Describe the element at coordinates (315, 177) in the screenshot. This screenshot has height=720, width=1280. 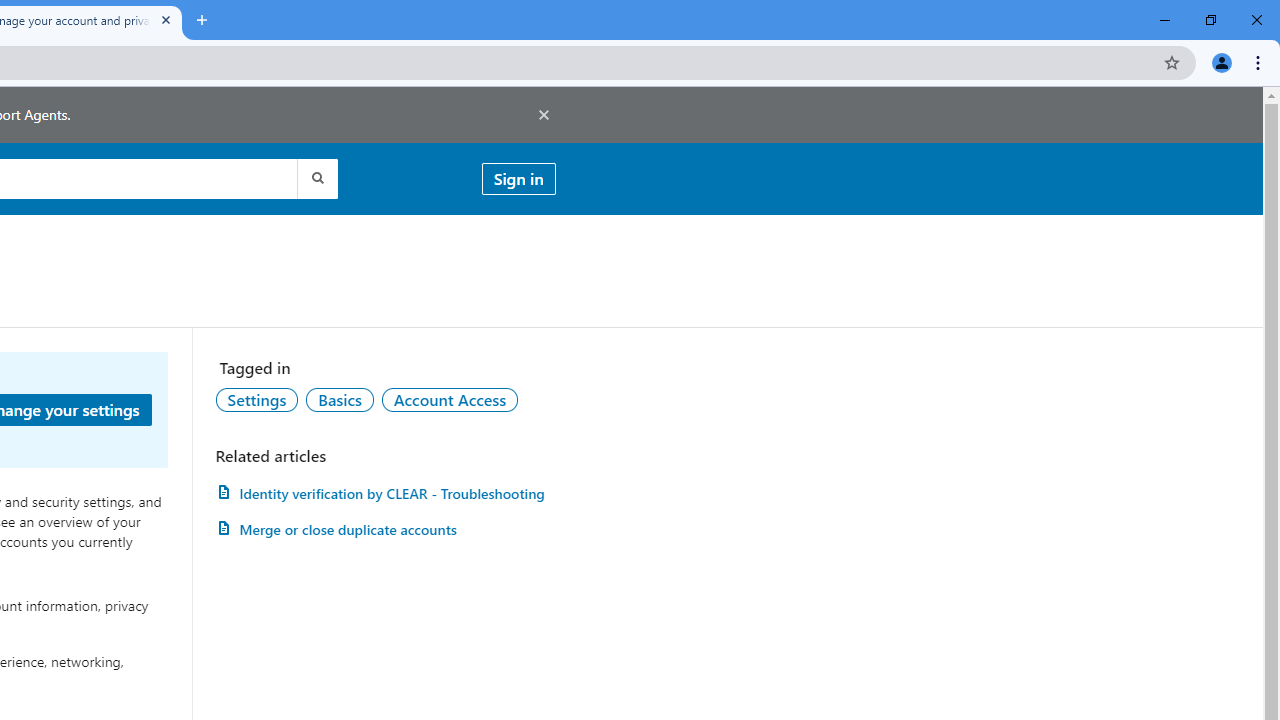
I see `'Submit search'` at that location.